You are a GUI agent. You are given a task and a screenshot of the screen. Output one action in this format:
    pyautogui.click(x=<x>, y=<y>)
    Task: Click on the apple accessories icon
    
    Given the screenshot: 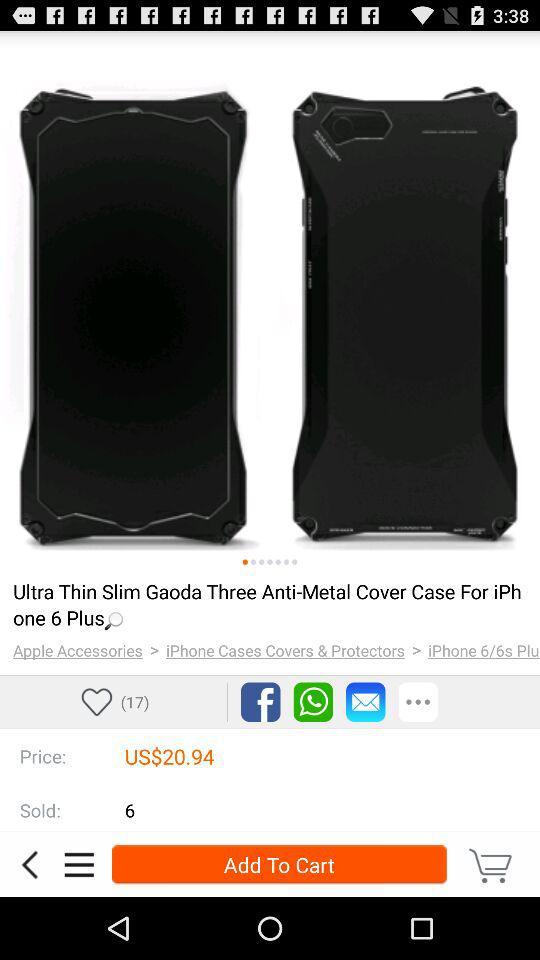 What is the action you would take?
    pyautogui.click(x=76, y=649)
    